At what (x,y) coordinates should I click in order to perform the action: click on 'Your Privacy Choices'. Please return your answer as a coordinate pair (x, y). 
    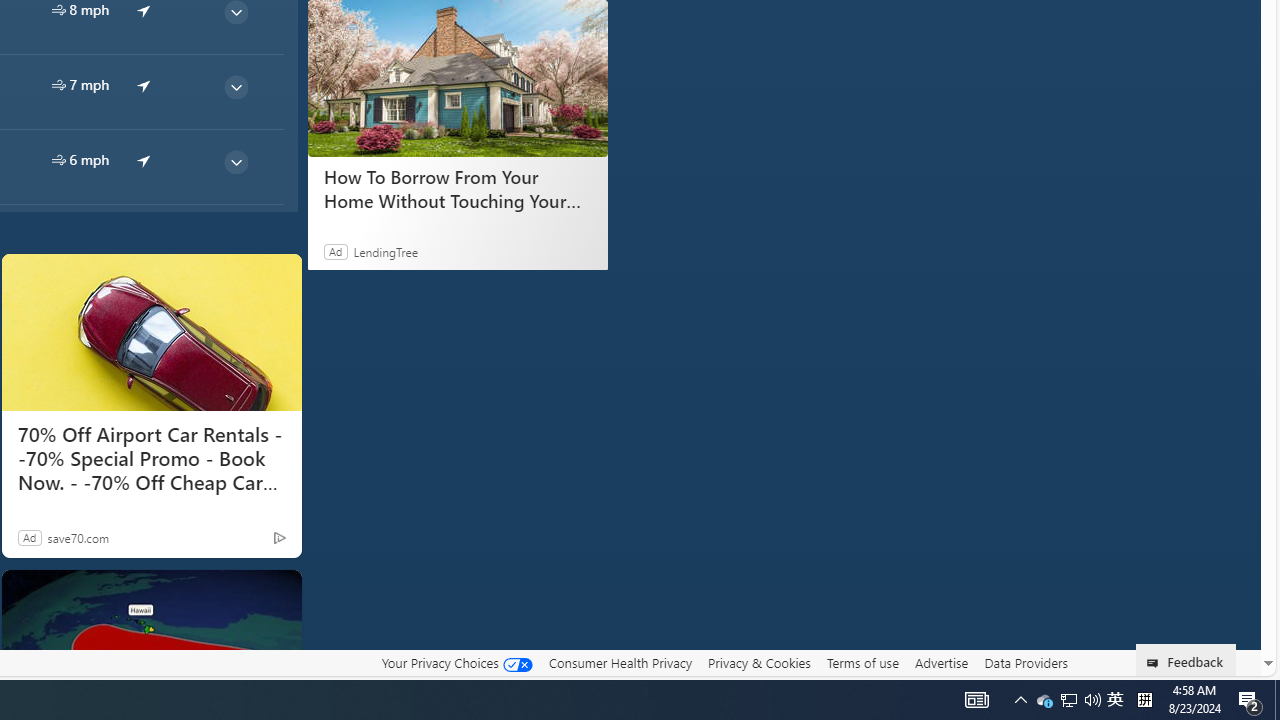
    Looking at the image, I should click on (455, 662).